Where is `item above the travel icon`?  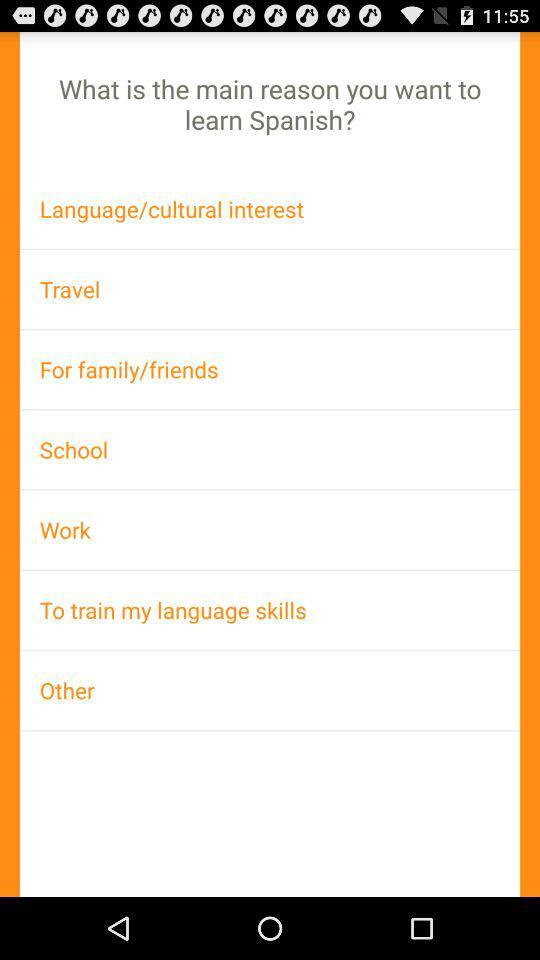 item above the travel icon is located at coordinates (270, 208).